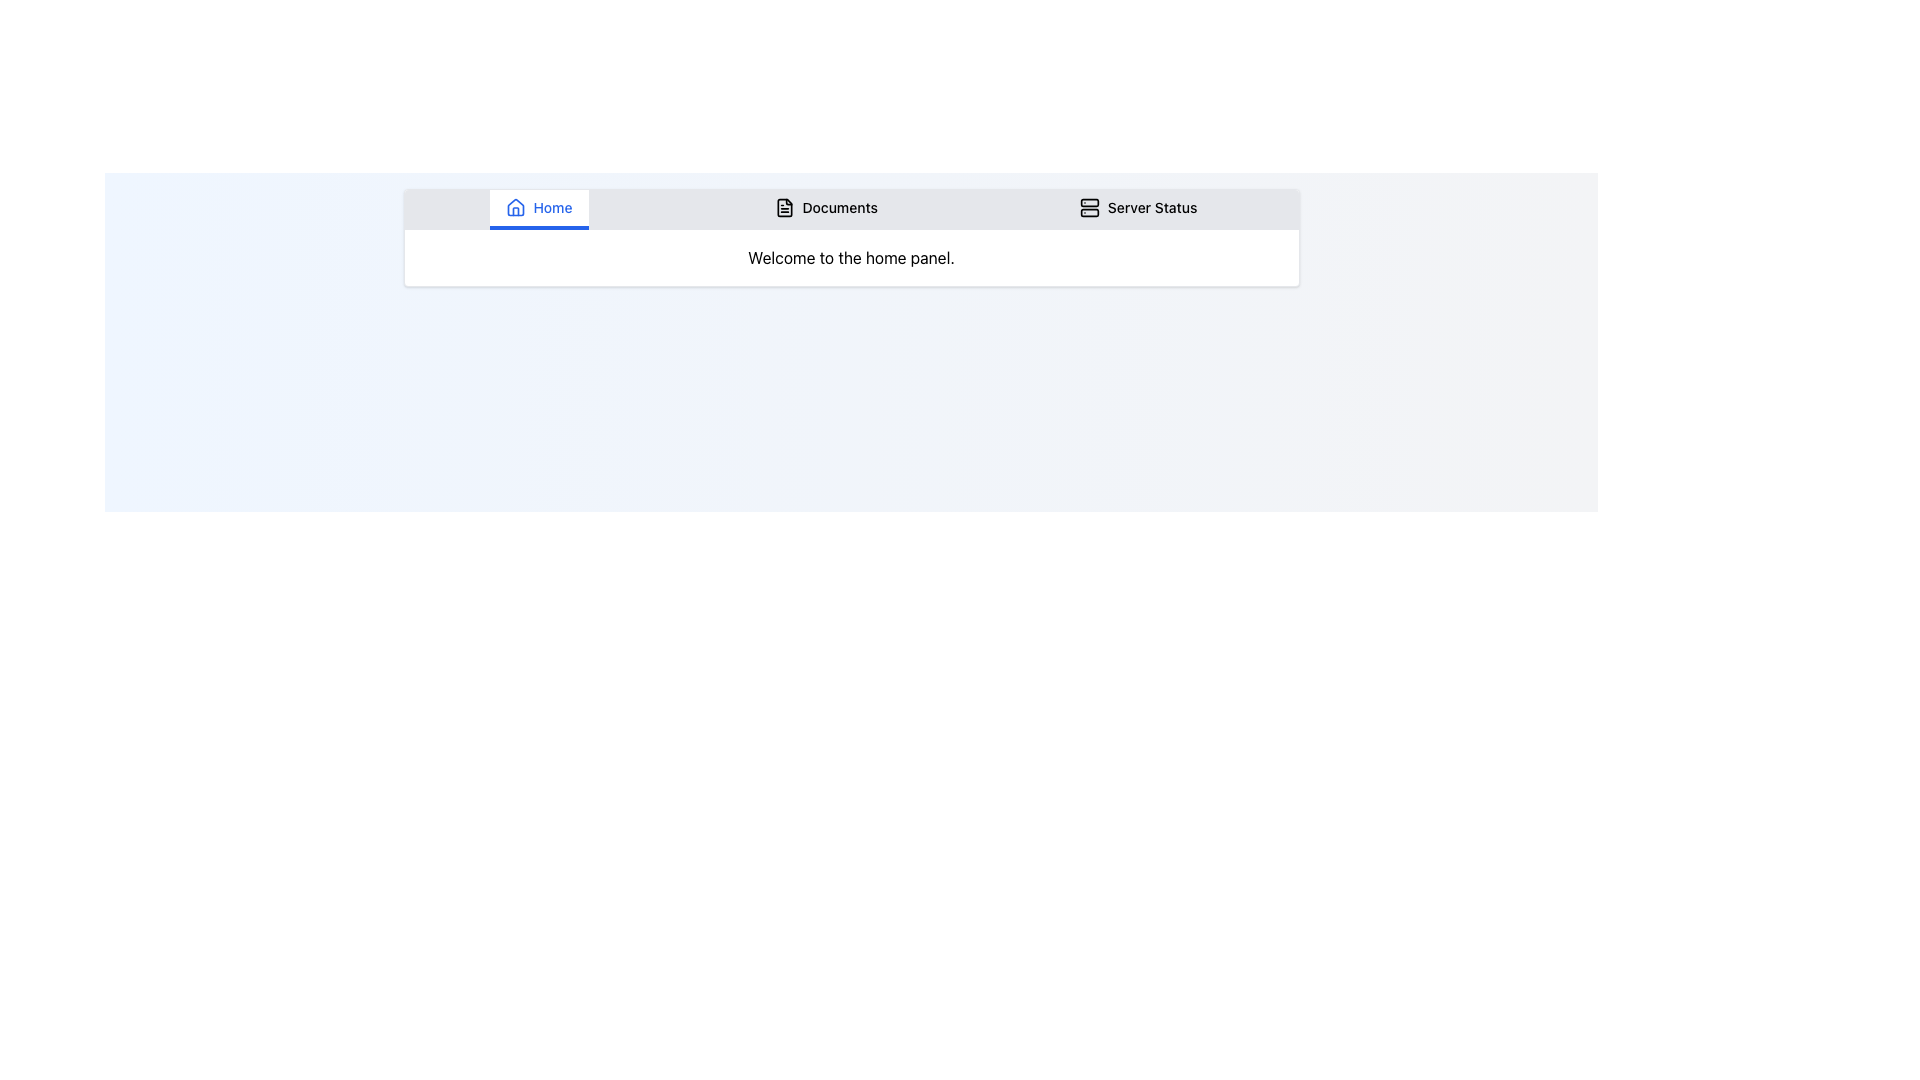 The width and height of the screenshot is (1920, 1080). I want to click on the 'Home' icon located in the navigation bar, which is positioned to the far left and serves as a quick link to the main section of the application, so click(515, 207).